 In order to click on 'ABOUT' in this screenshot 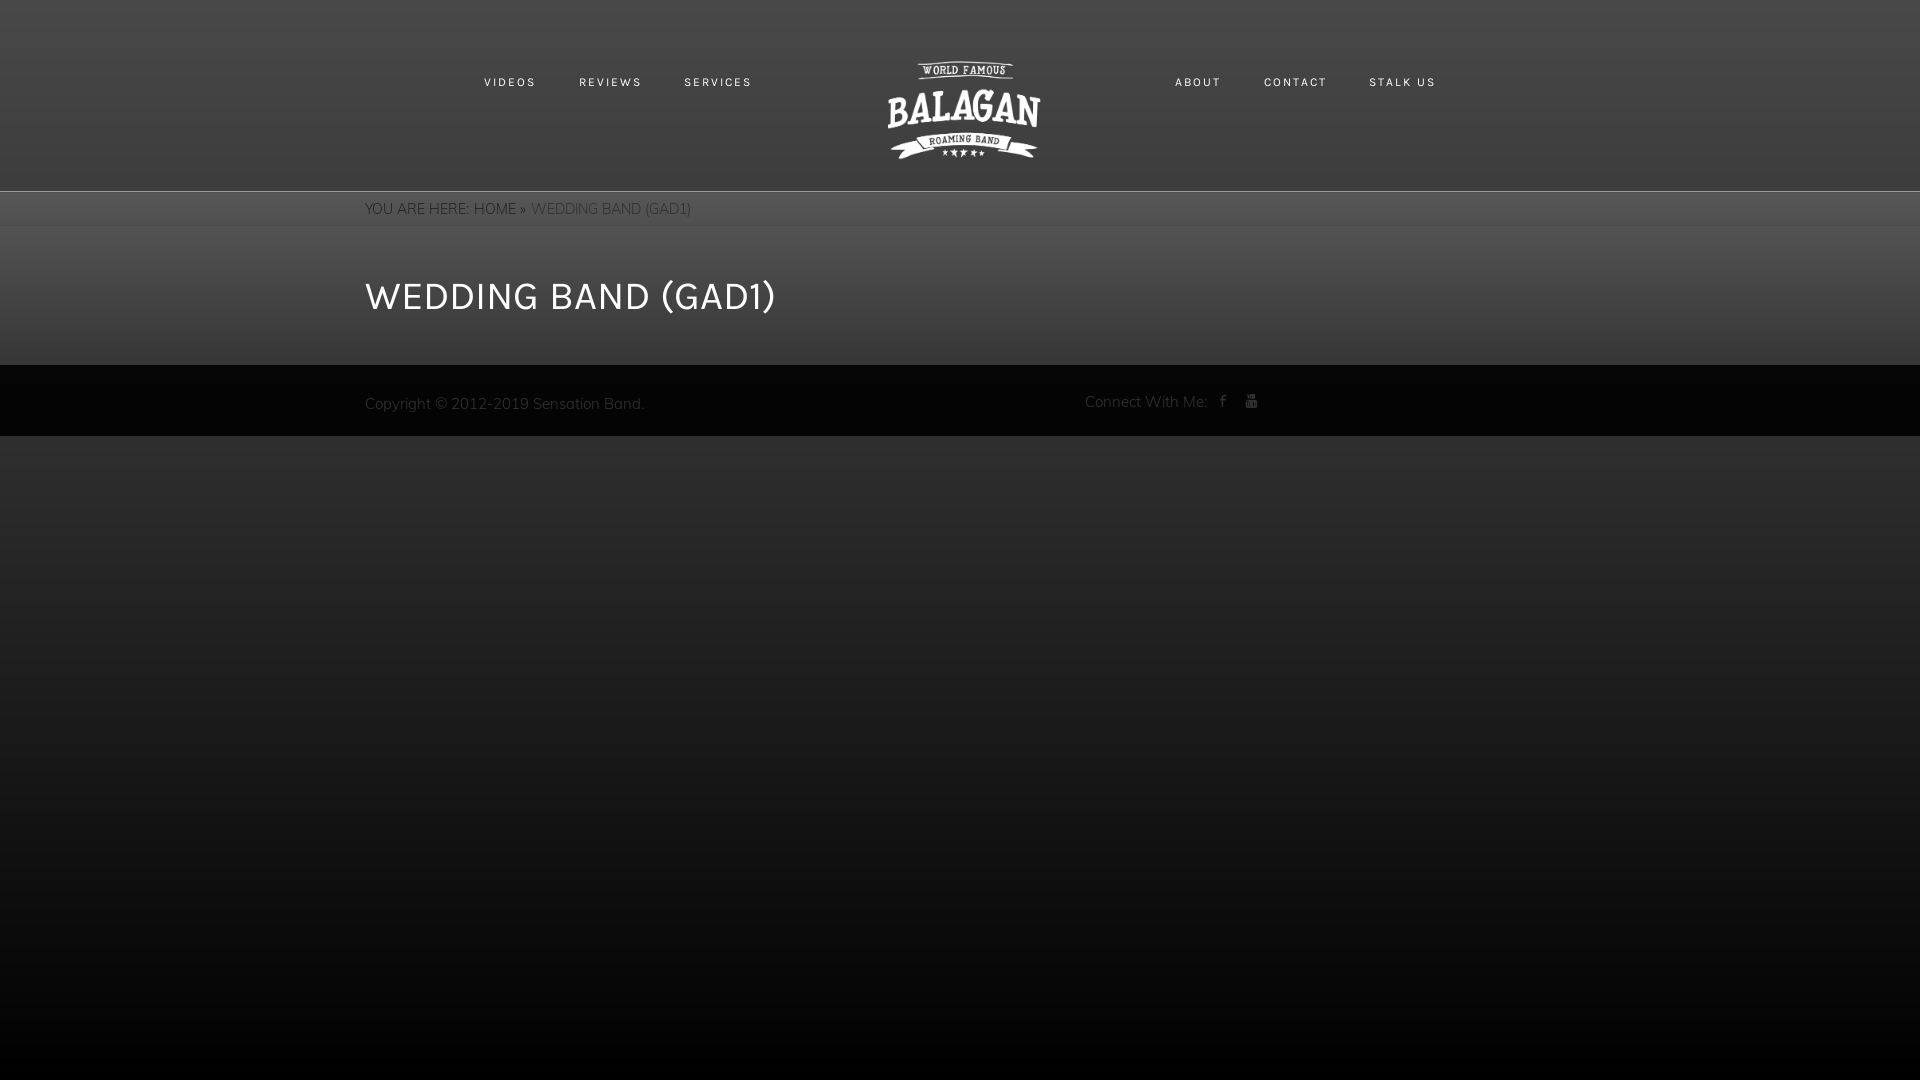, I will do `click(1198, 80)`.